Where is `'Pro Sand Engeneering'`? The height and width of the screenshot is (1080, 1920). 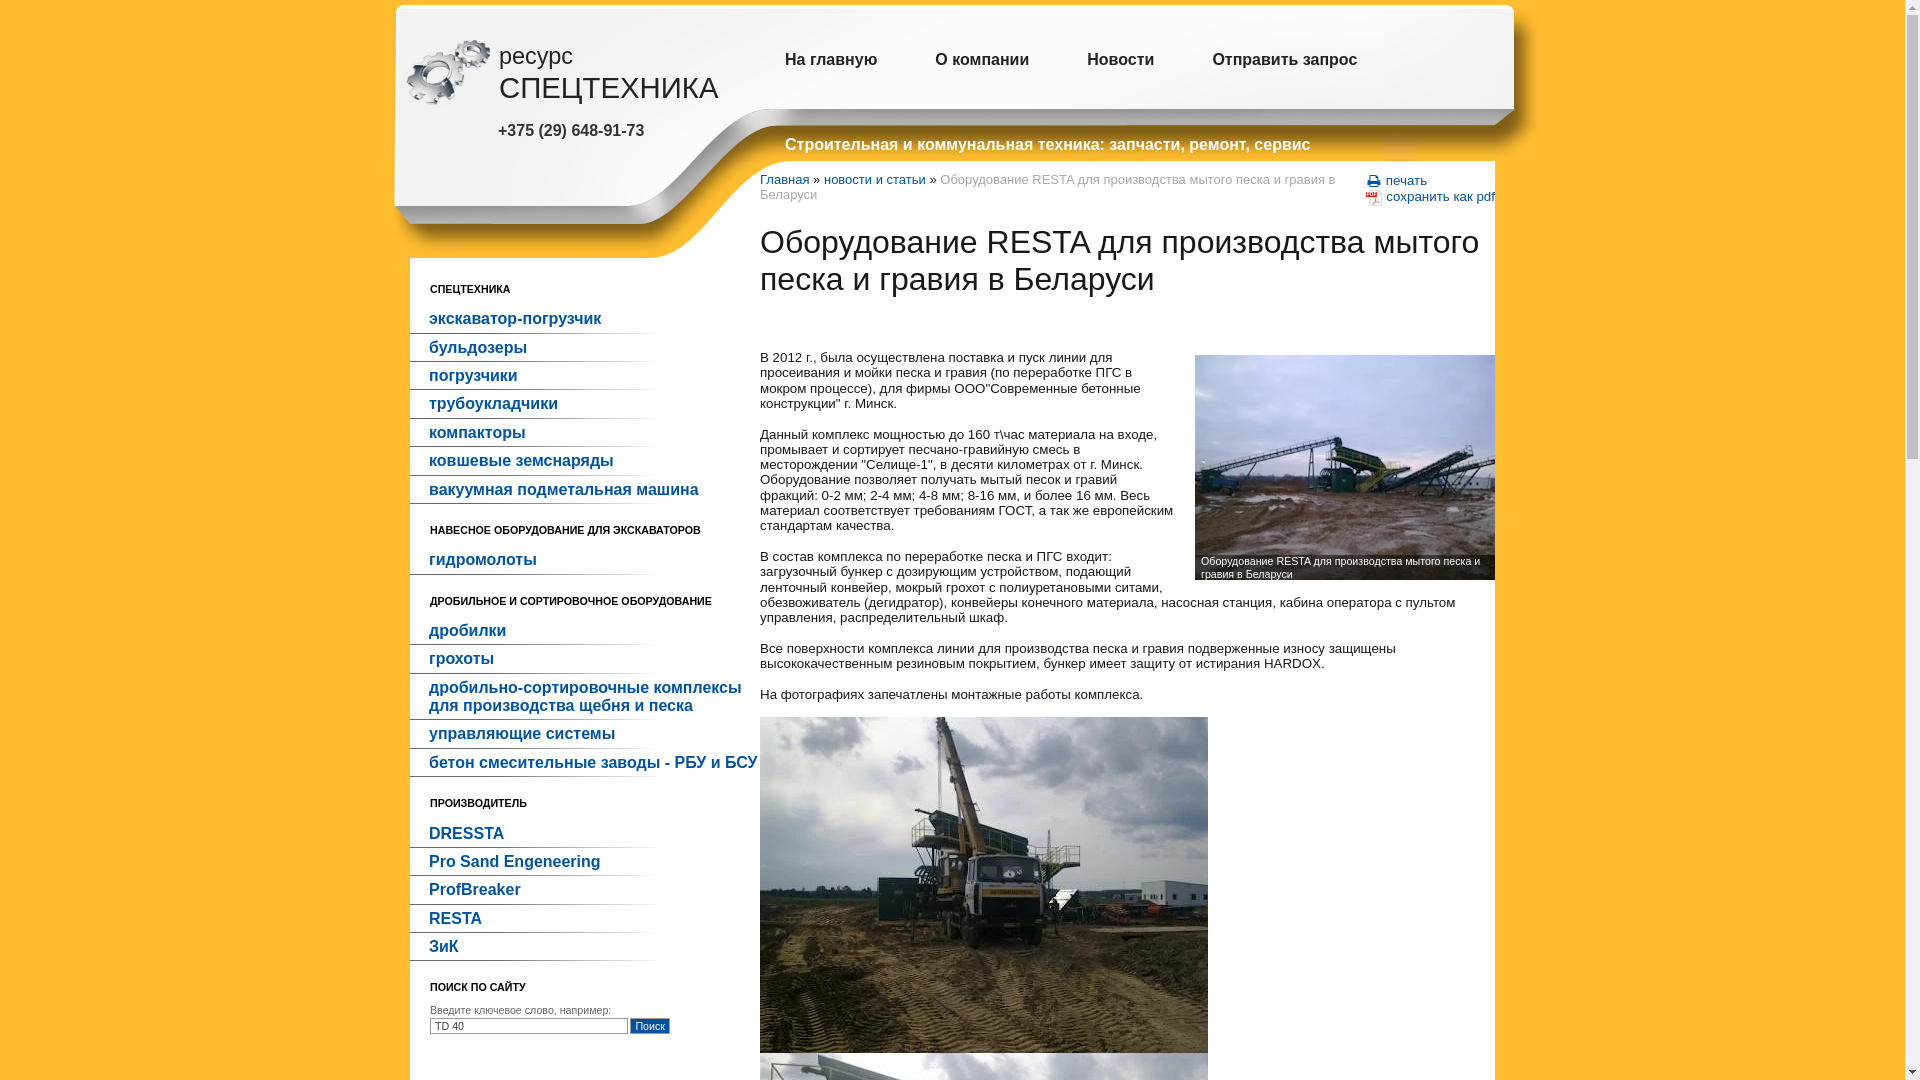 'Pro Sand Engeneering' is located at coordinates (408, 860).